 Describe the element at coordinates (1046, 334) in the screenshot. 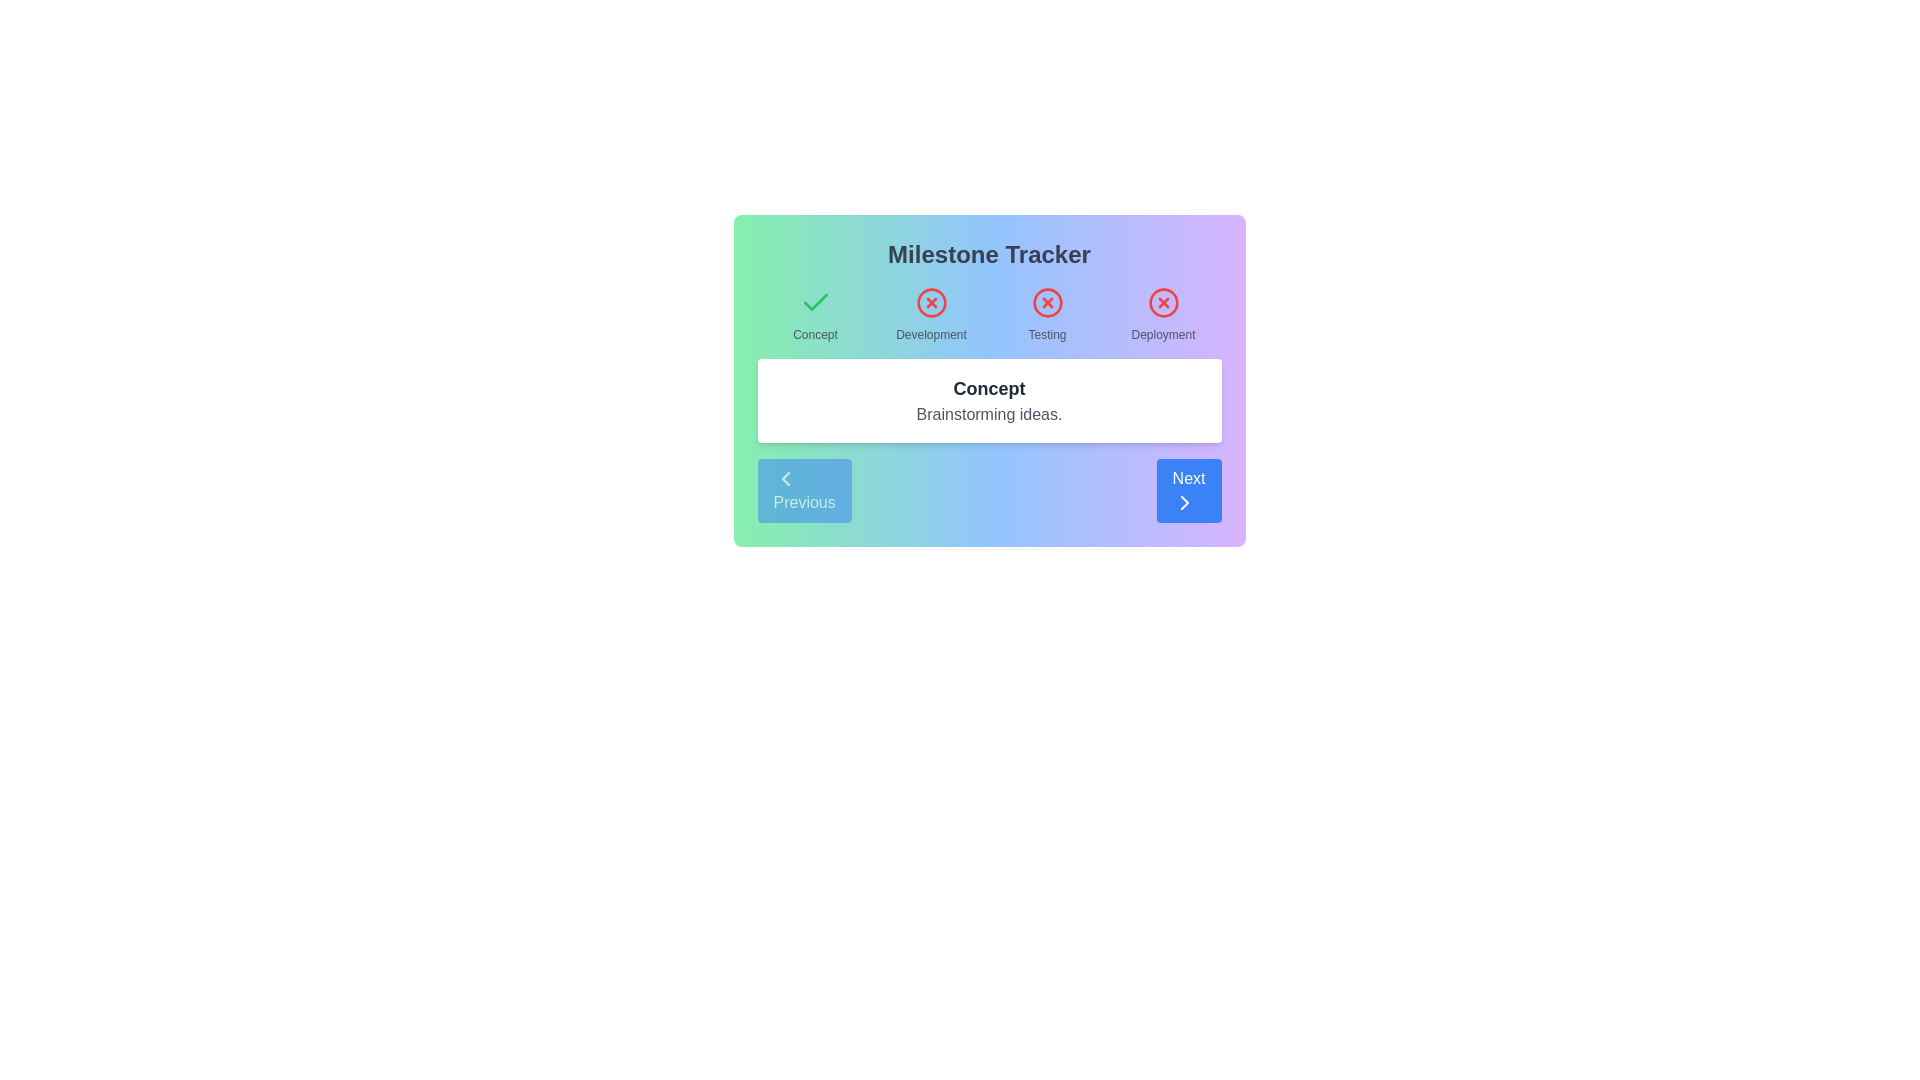

I see `the static text label indicating the 'Testing' phase in the milestone tracker, which is centrally positioned beneath its corresponding icon` at that location.